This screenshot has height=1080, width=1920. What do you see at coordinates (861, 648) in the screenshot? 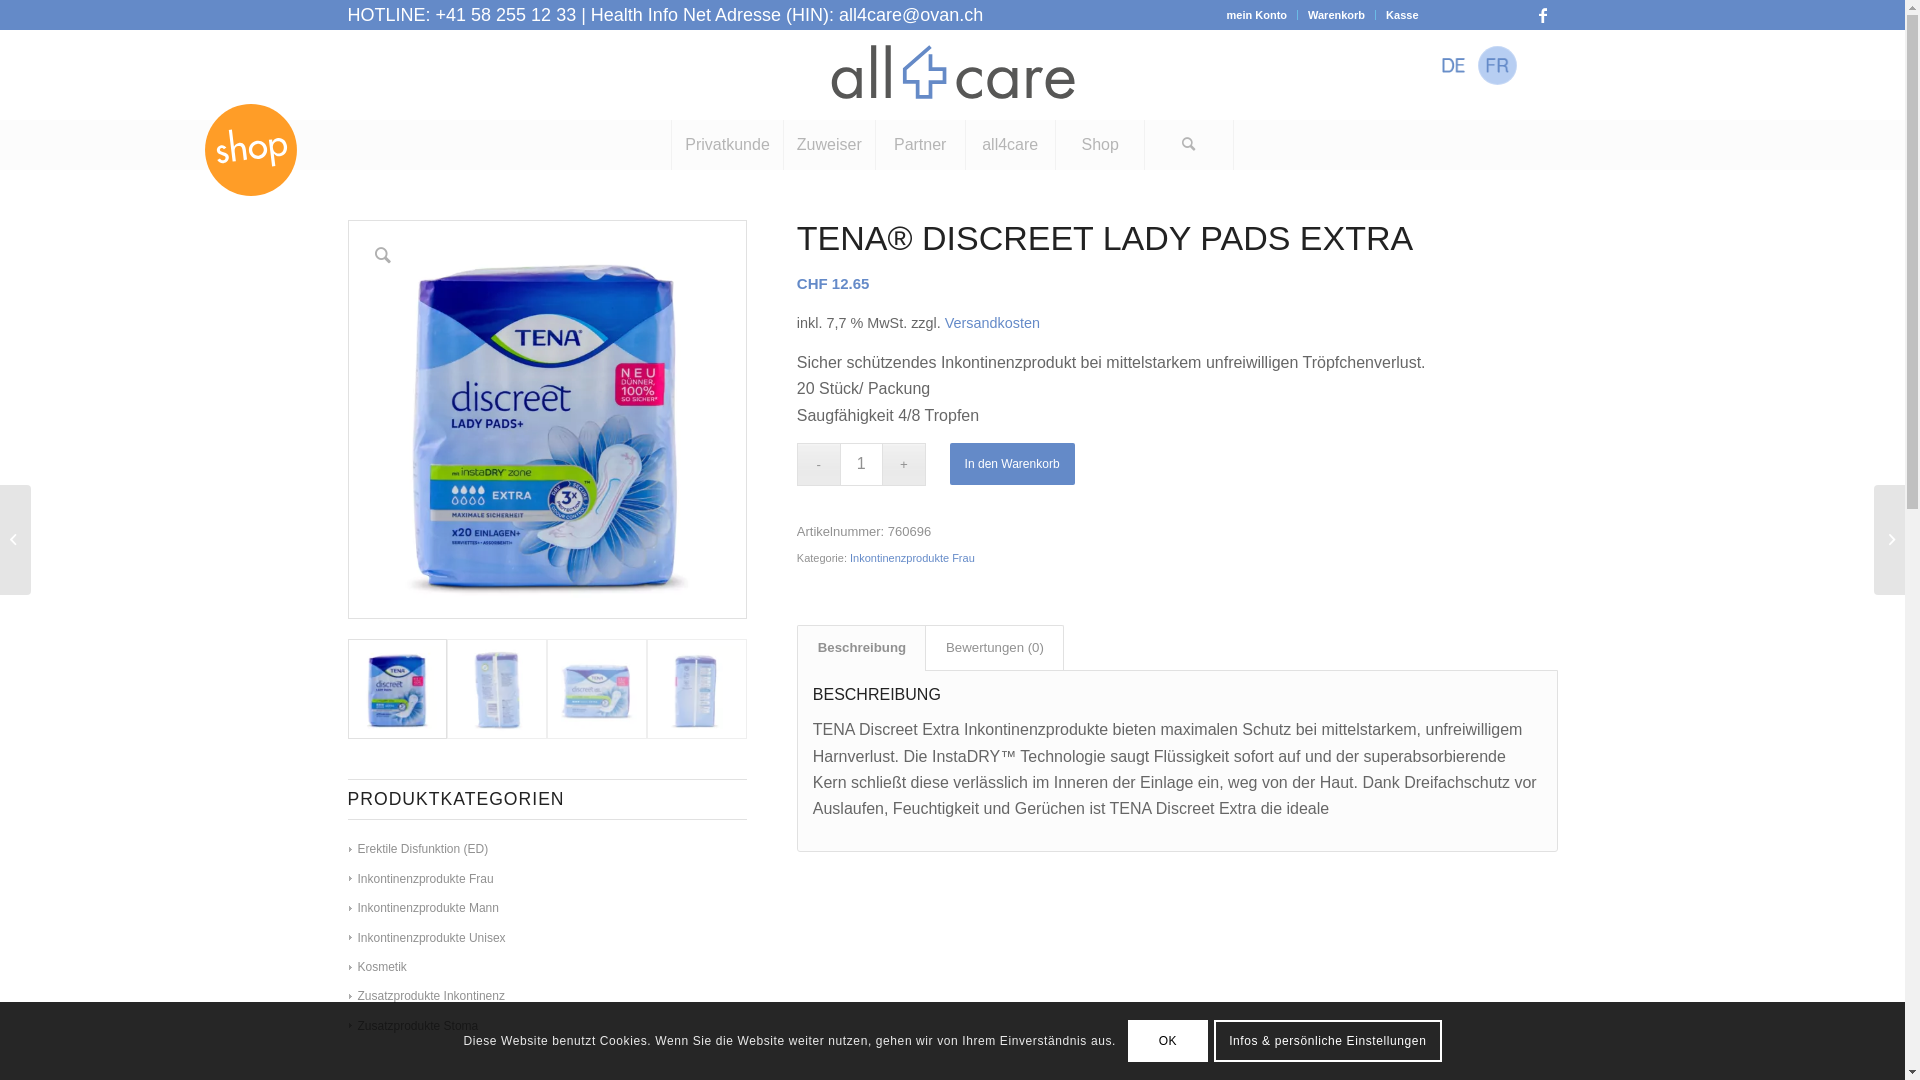
I see `'Beschreibung'` at bounding box center [861, 648].